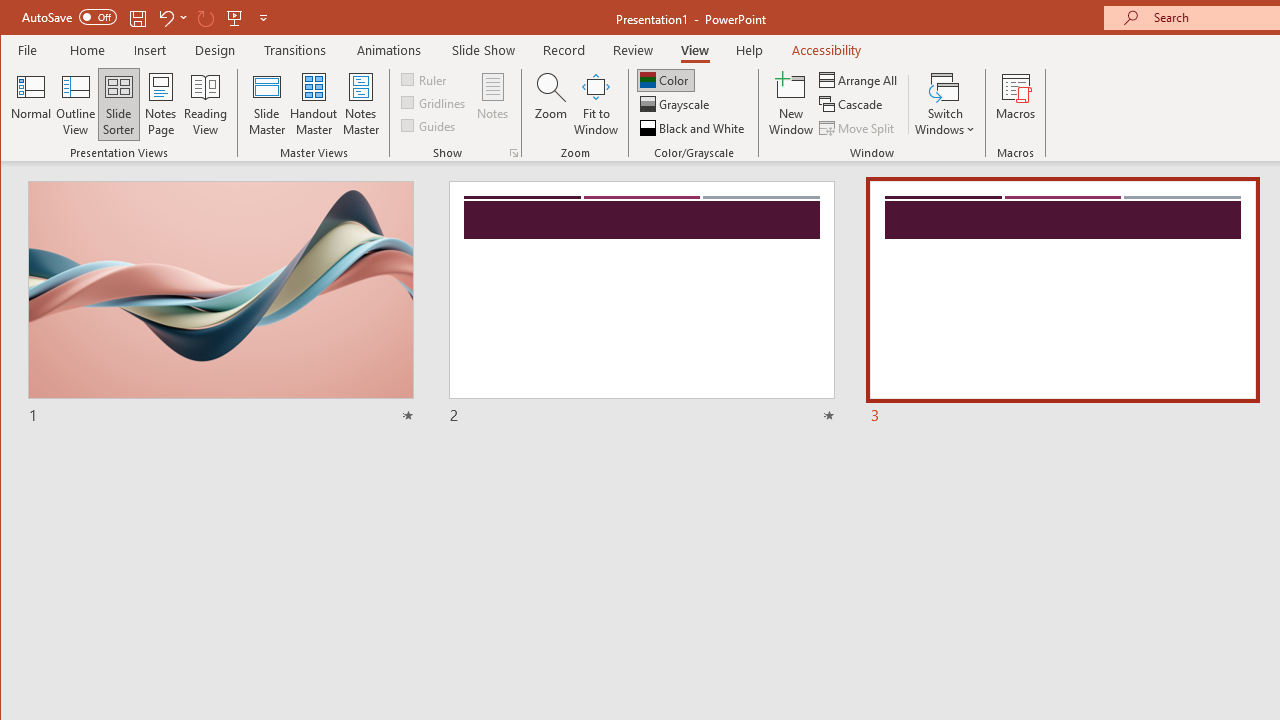  Describe the element at coordinates (513, 152) in the screenshot. I see `'Grid Settings...'` at that location.